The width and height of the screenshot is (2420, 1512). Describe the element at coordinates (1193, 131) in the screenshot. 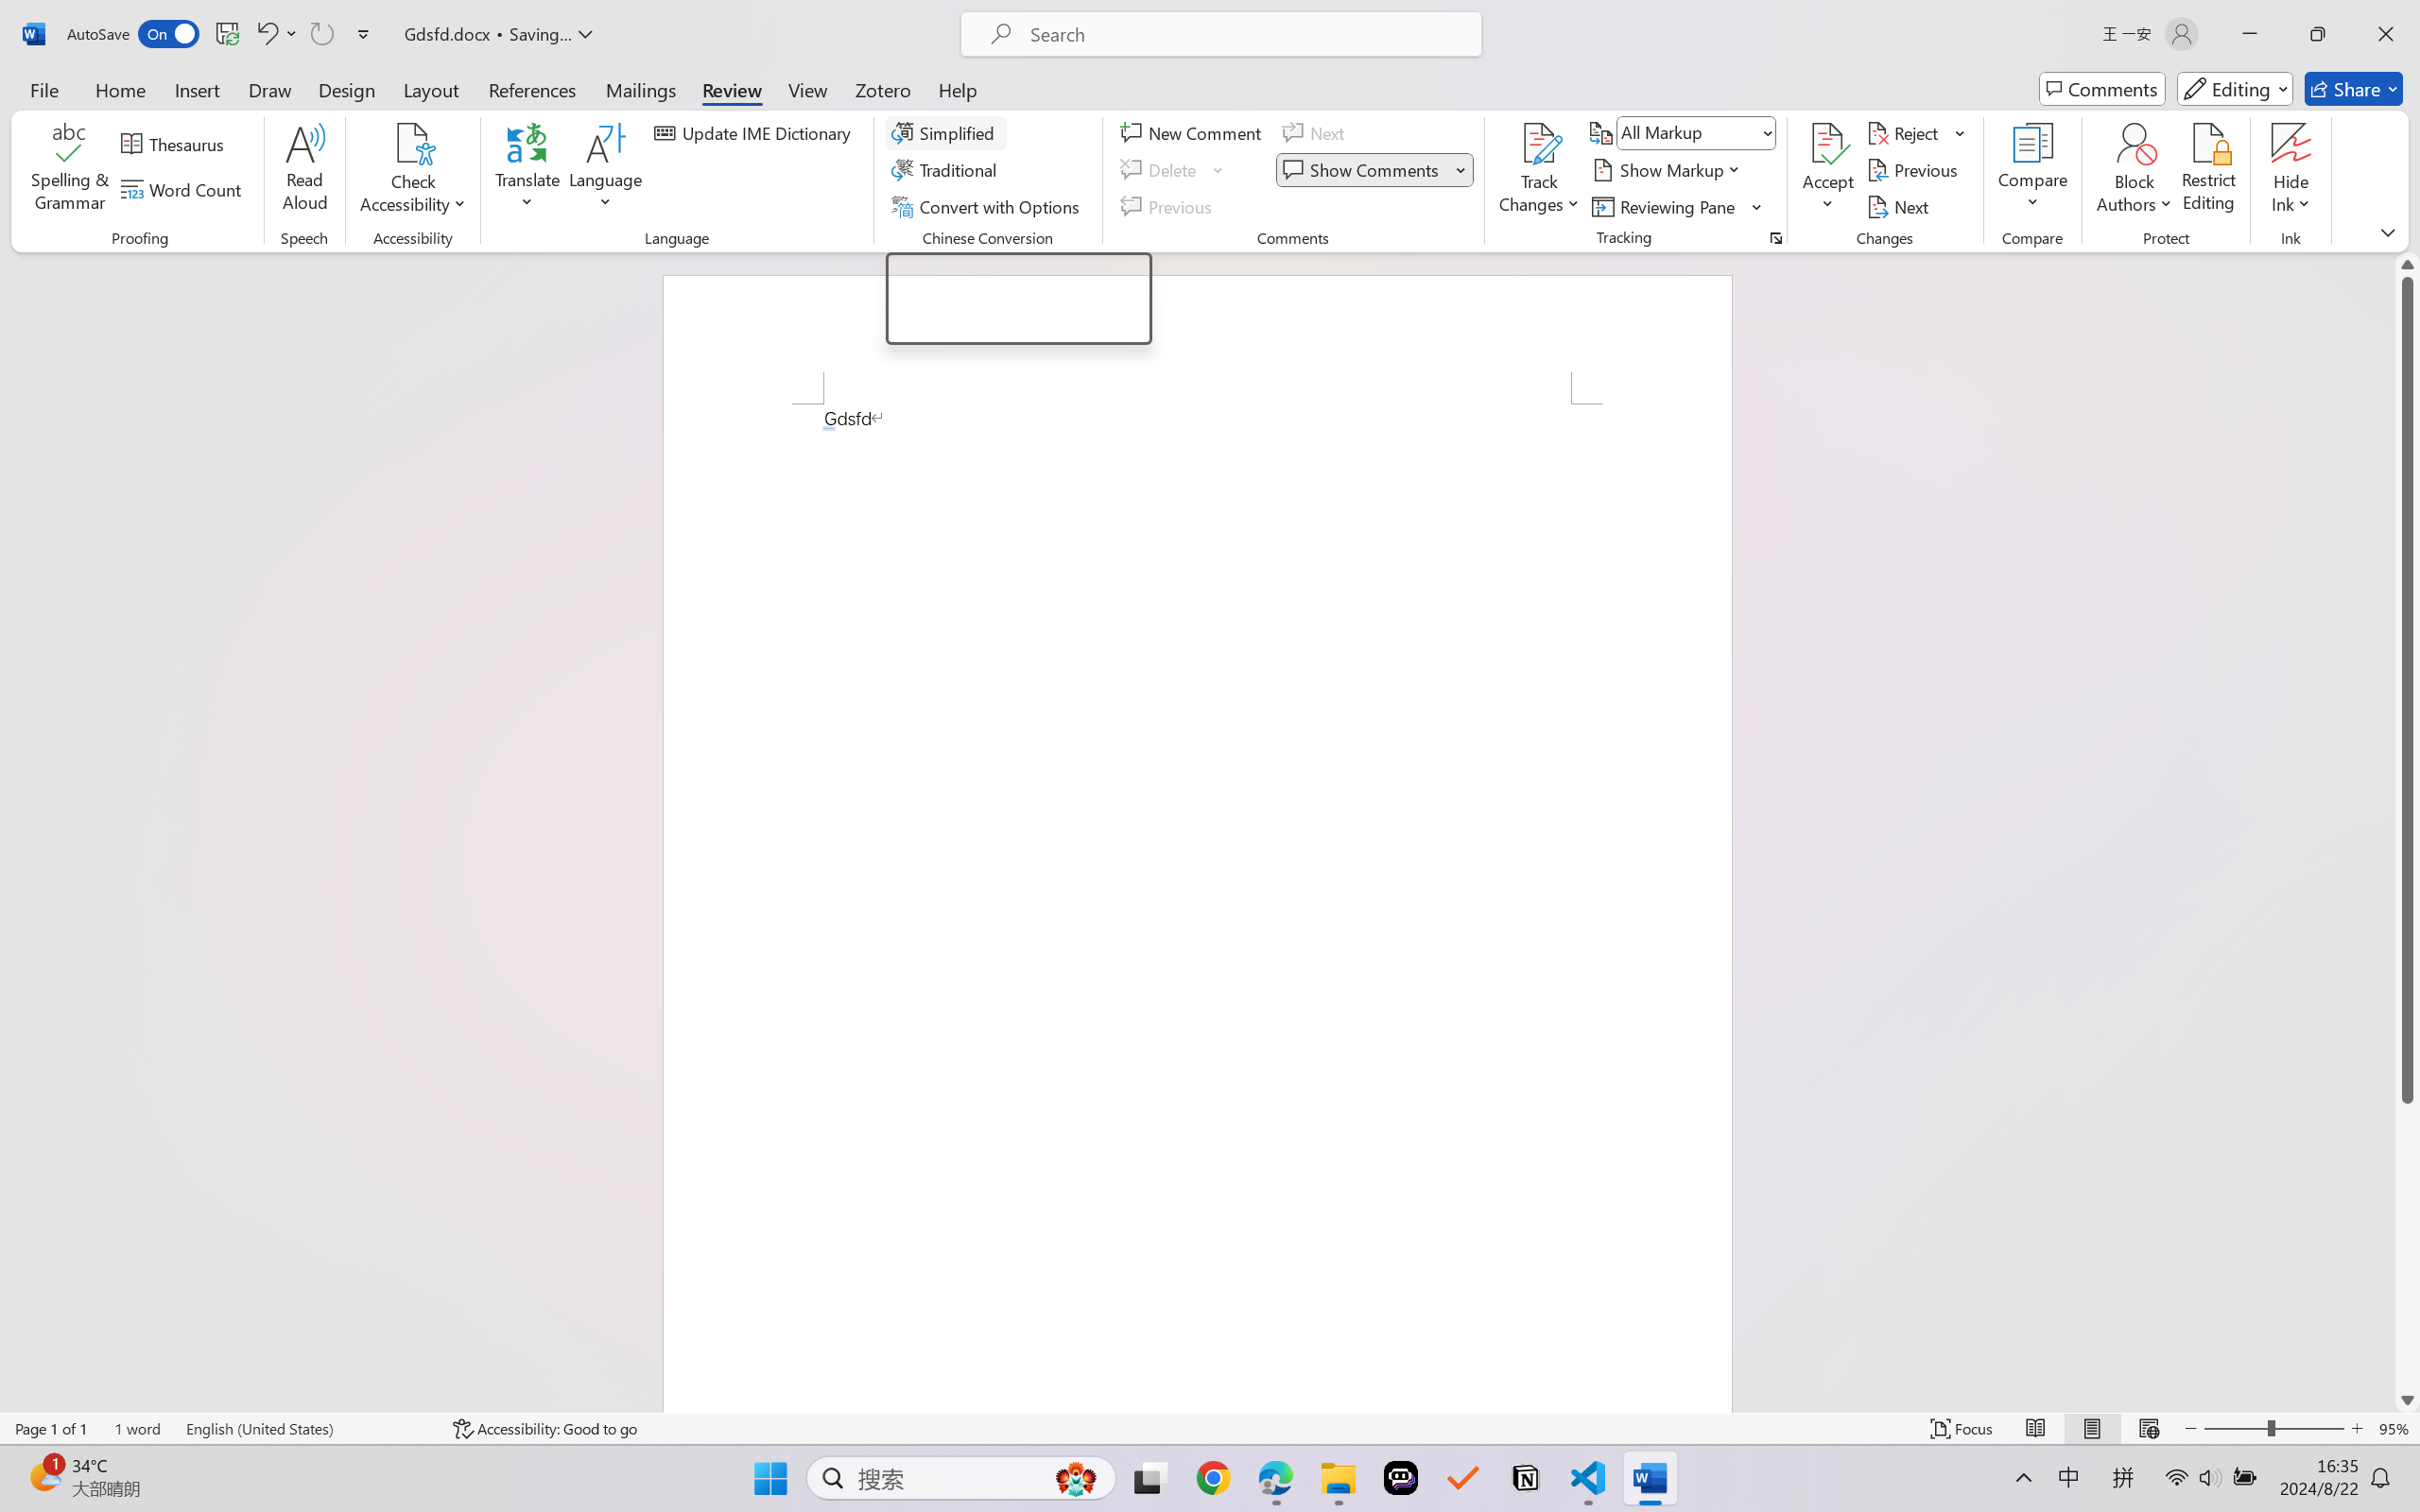

I see `'New Comment'` at that location.